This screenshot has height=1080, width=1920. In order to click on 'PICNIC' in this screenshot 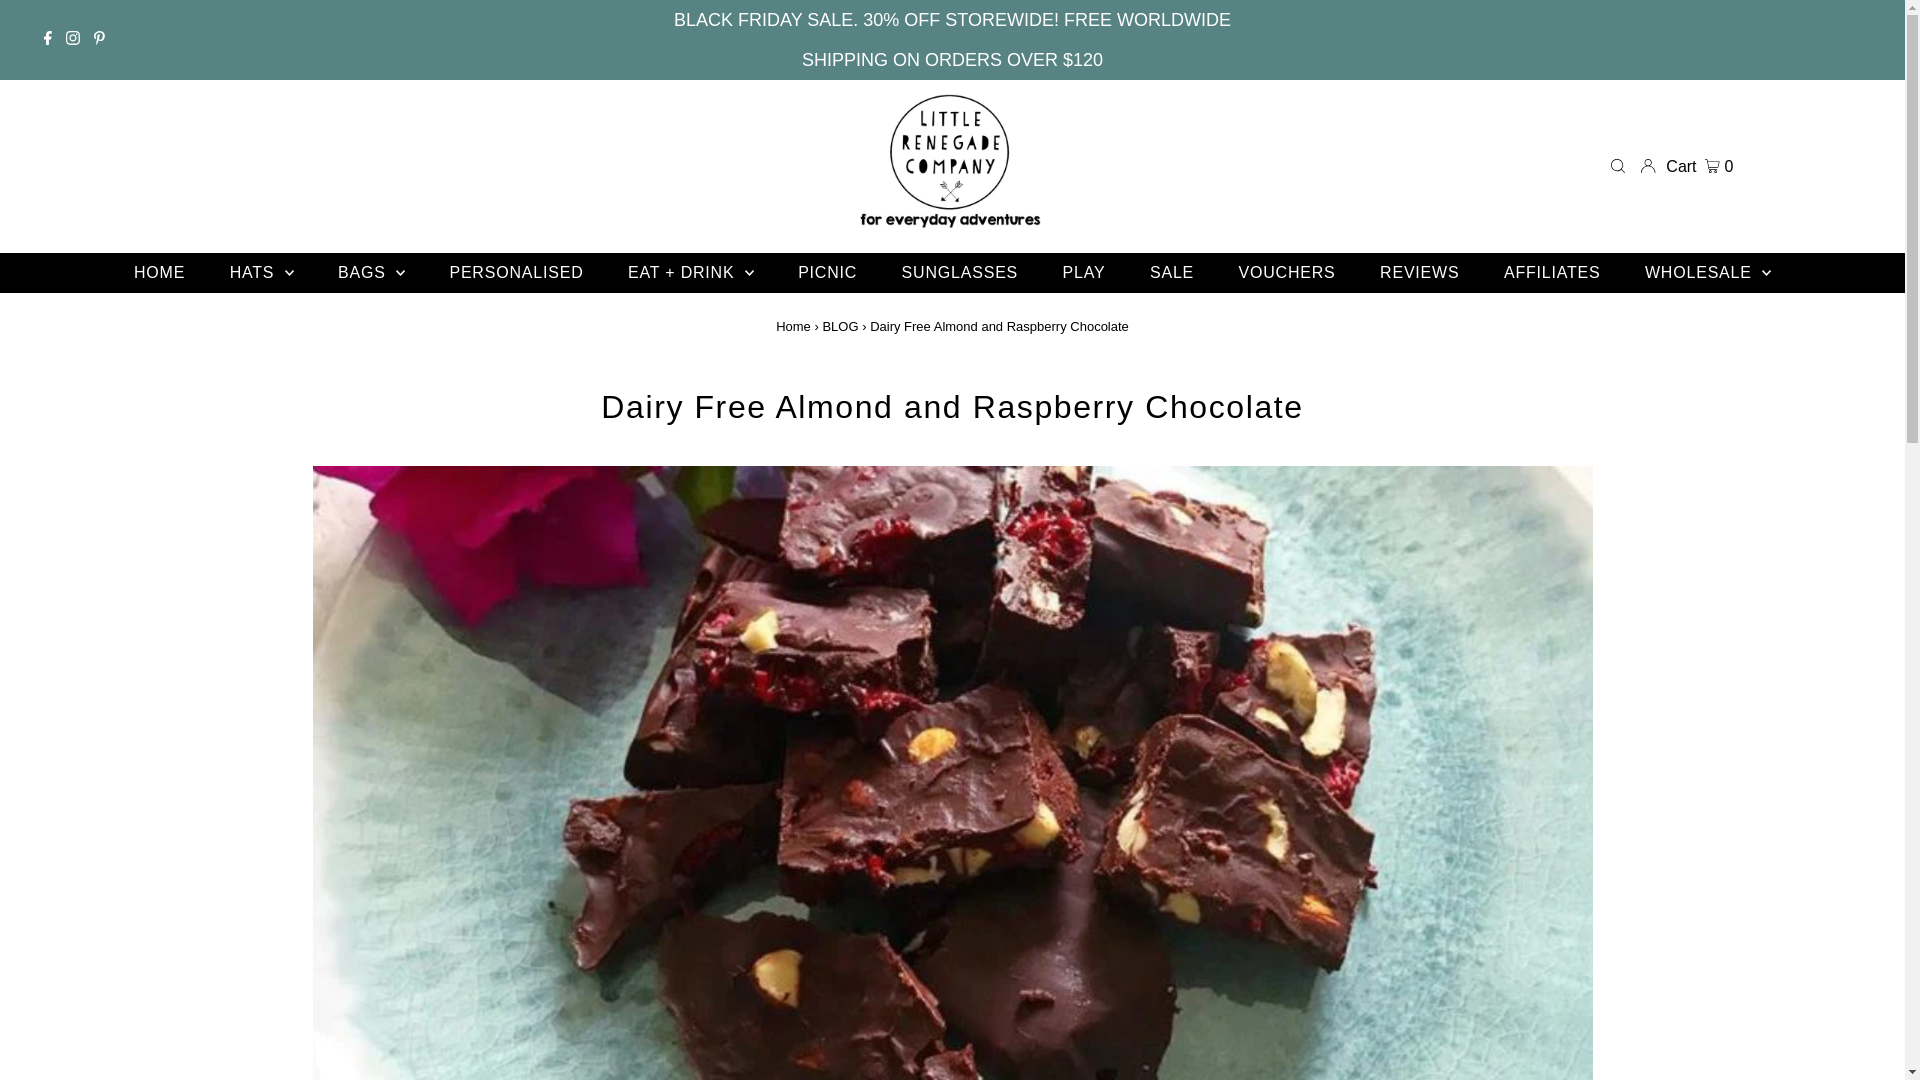, I will do `click(827, 273)`.